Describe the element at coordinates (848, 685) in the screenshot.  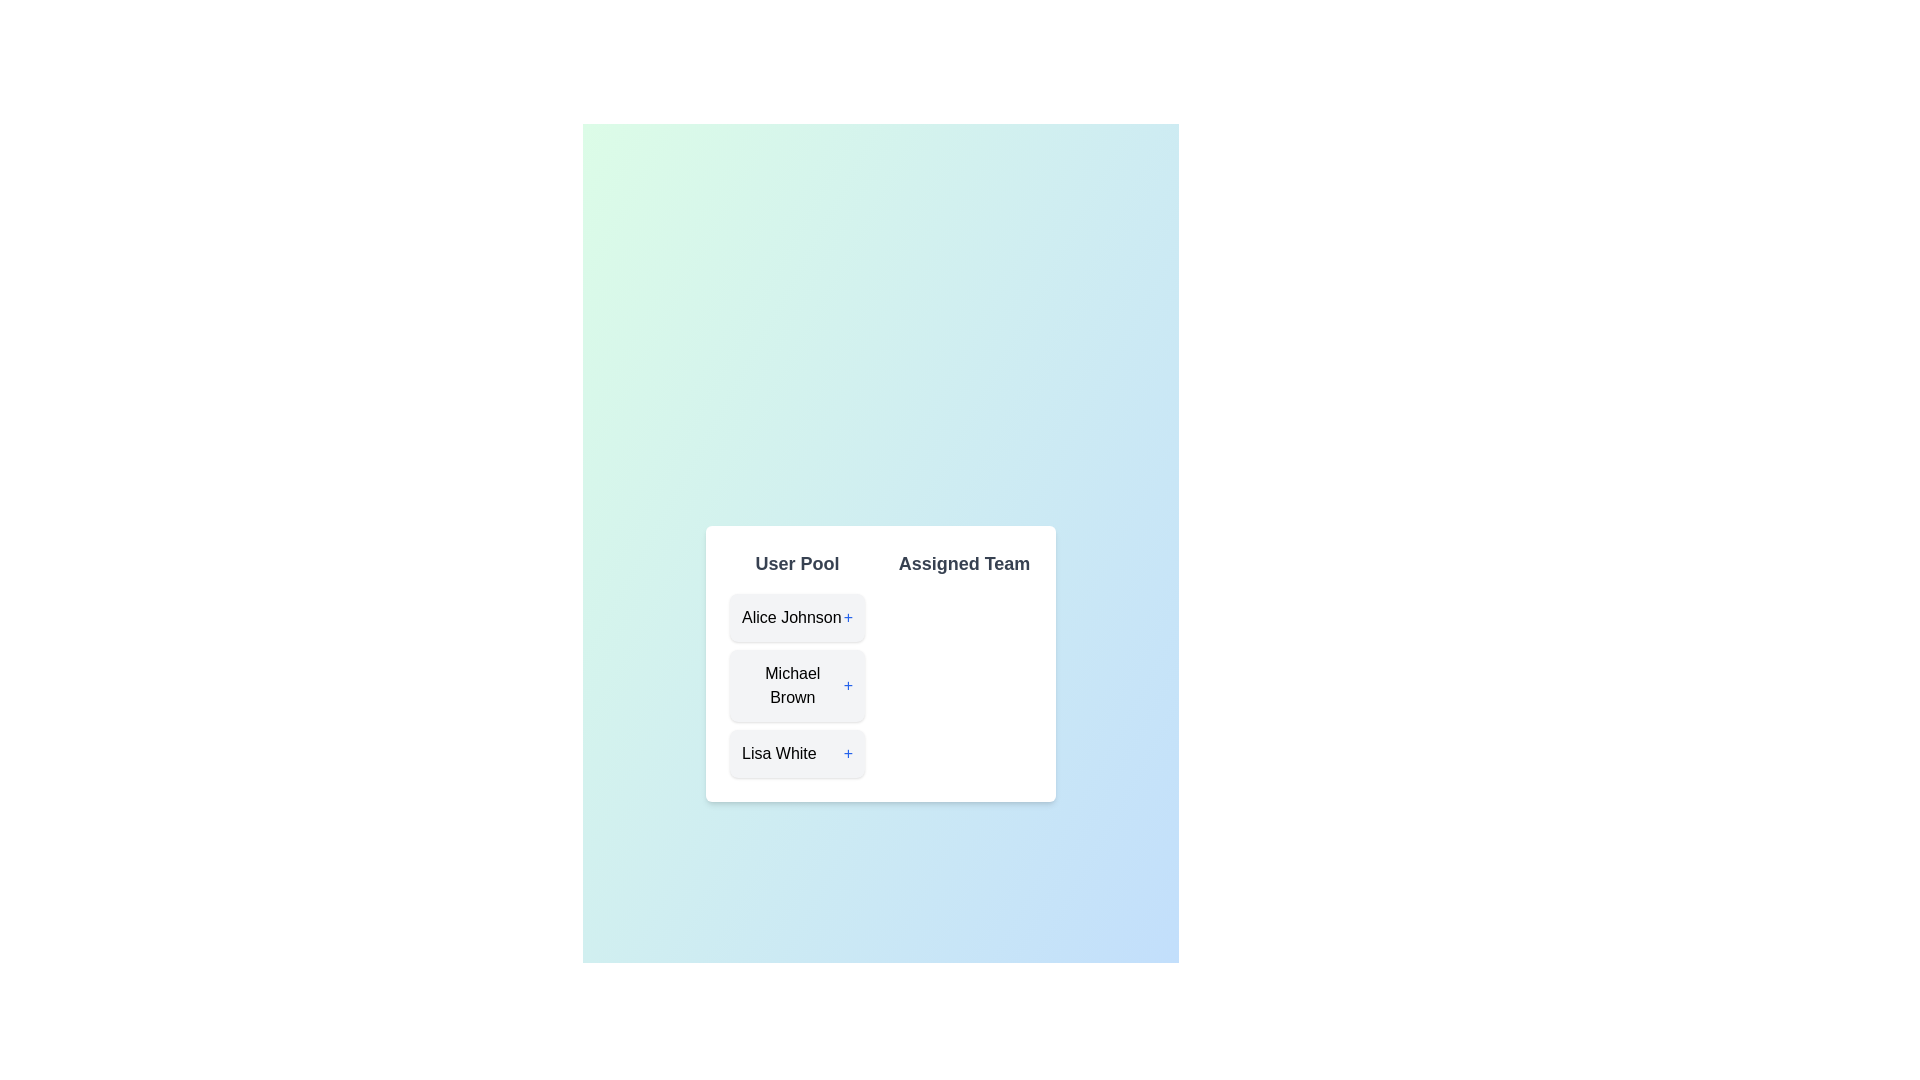
I see `'+' button next to Michael Brown in the User Pool to move them to the Assigned Team` at that location.